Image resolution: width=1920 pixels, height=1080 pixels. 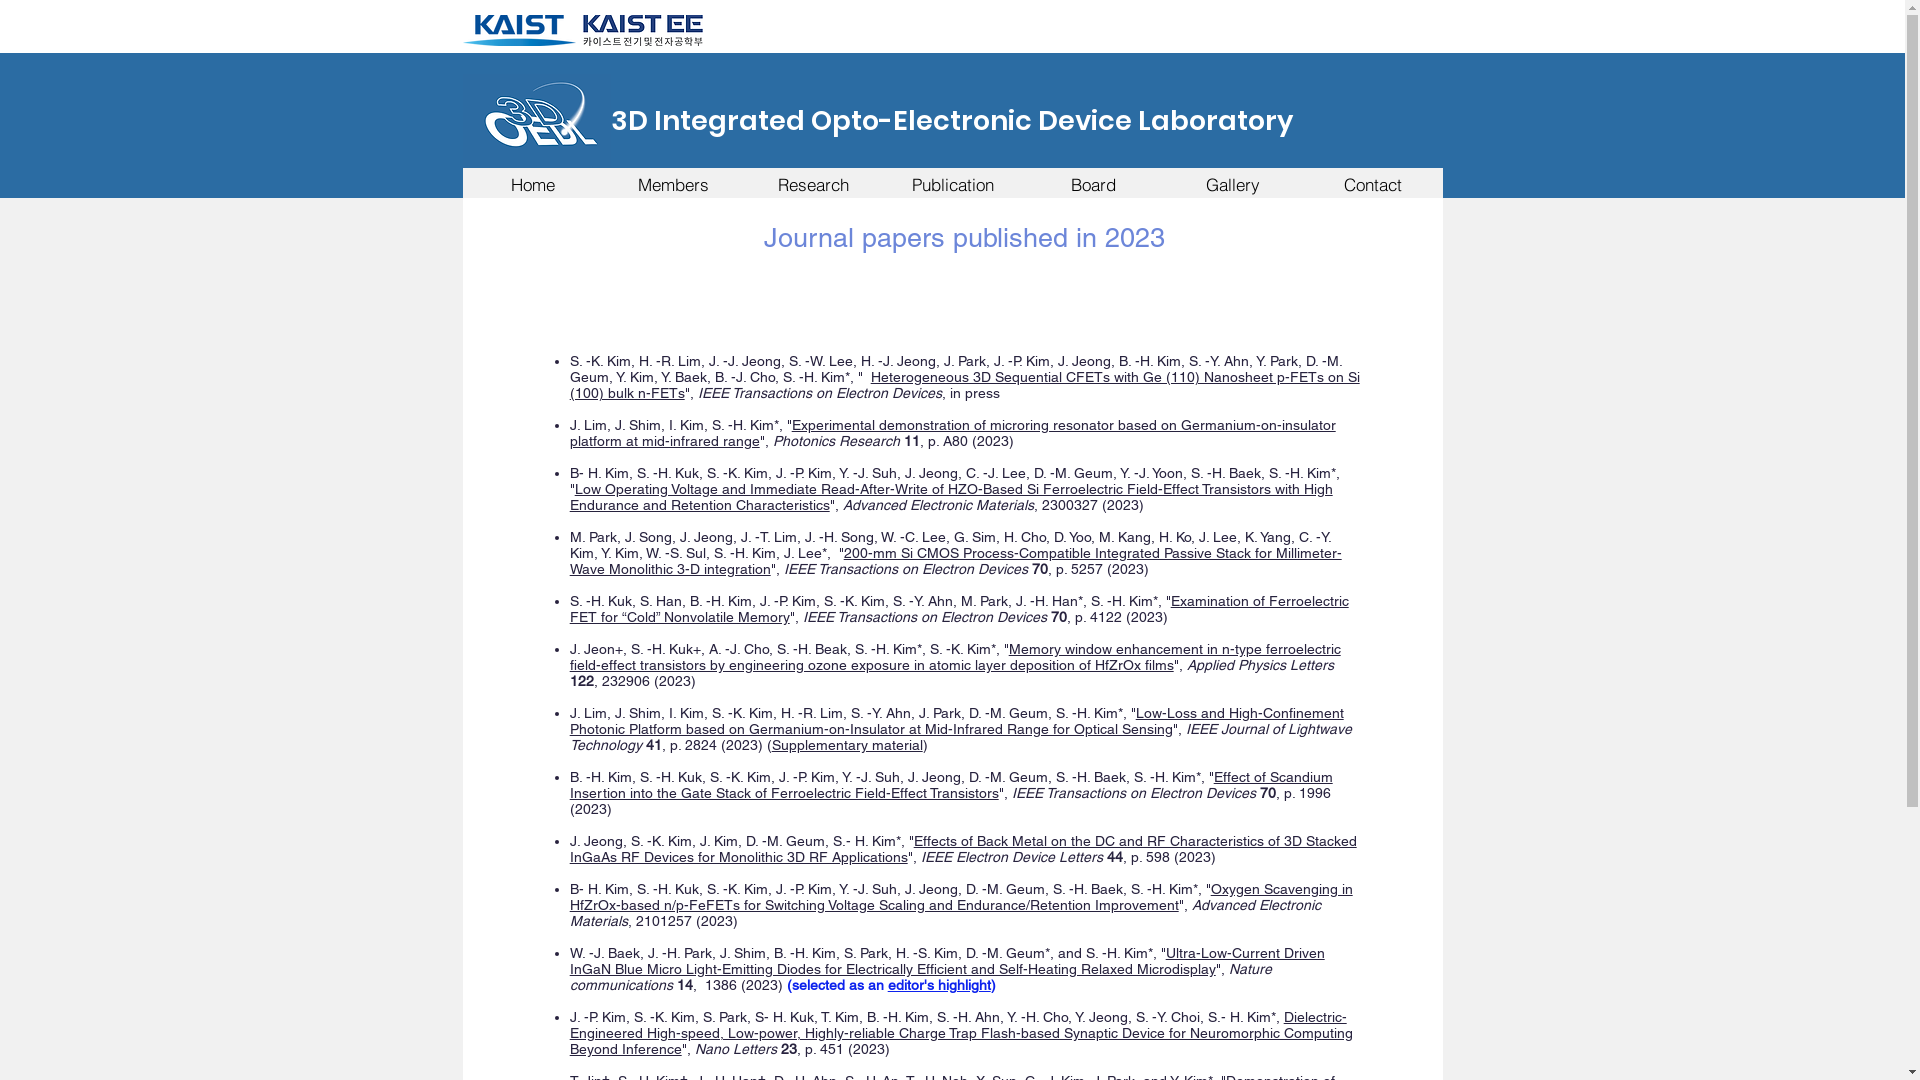 I want to click on 'Home', so click(x=460, y=184).